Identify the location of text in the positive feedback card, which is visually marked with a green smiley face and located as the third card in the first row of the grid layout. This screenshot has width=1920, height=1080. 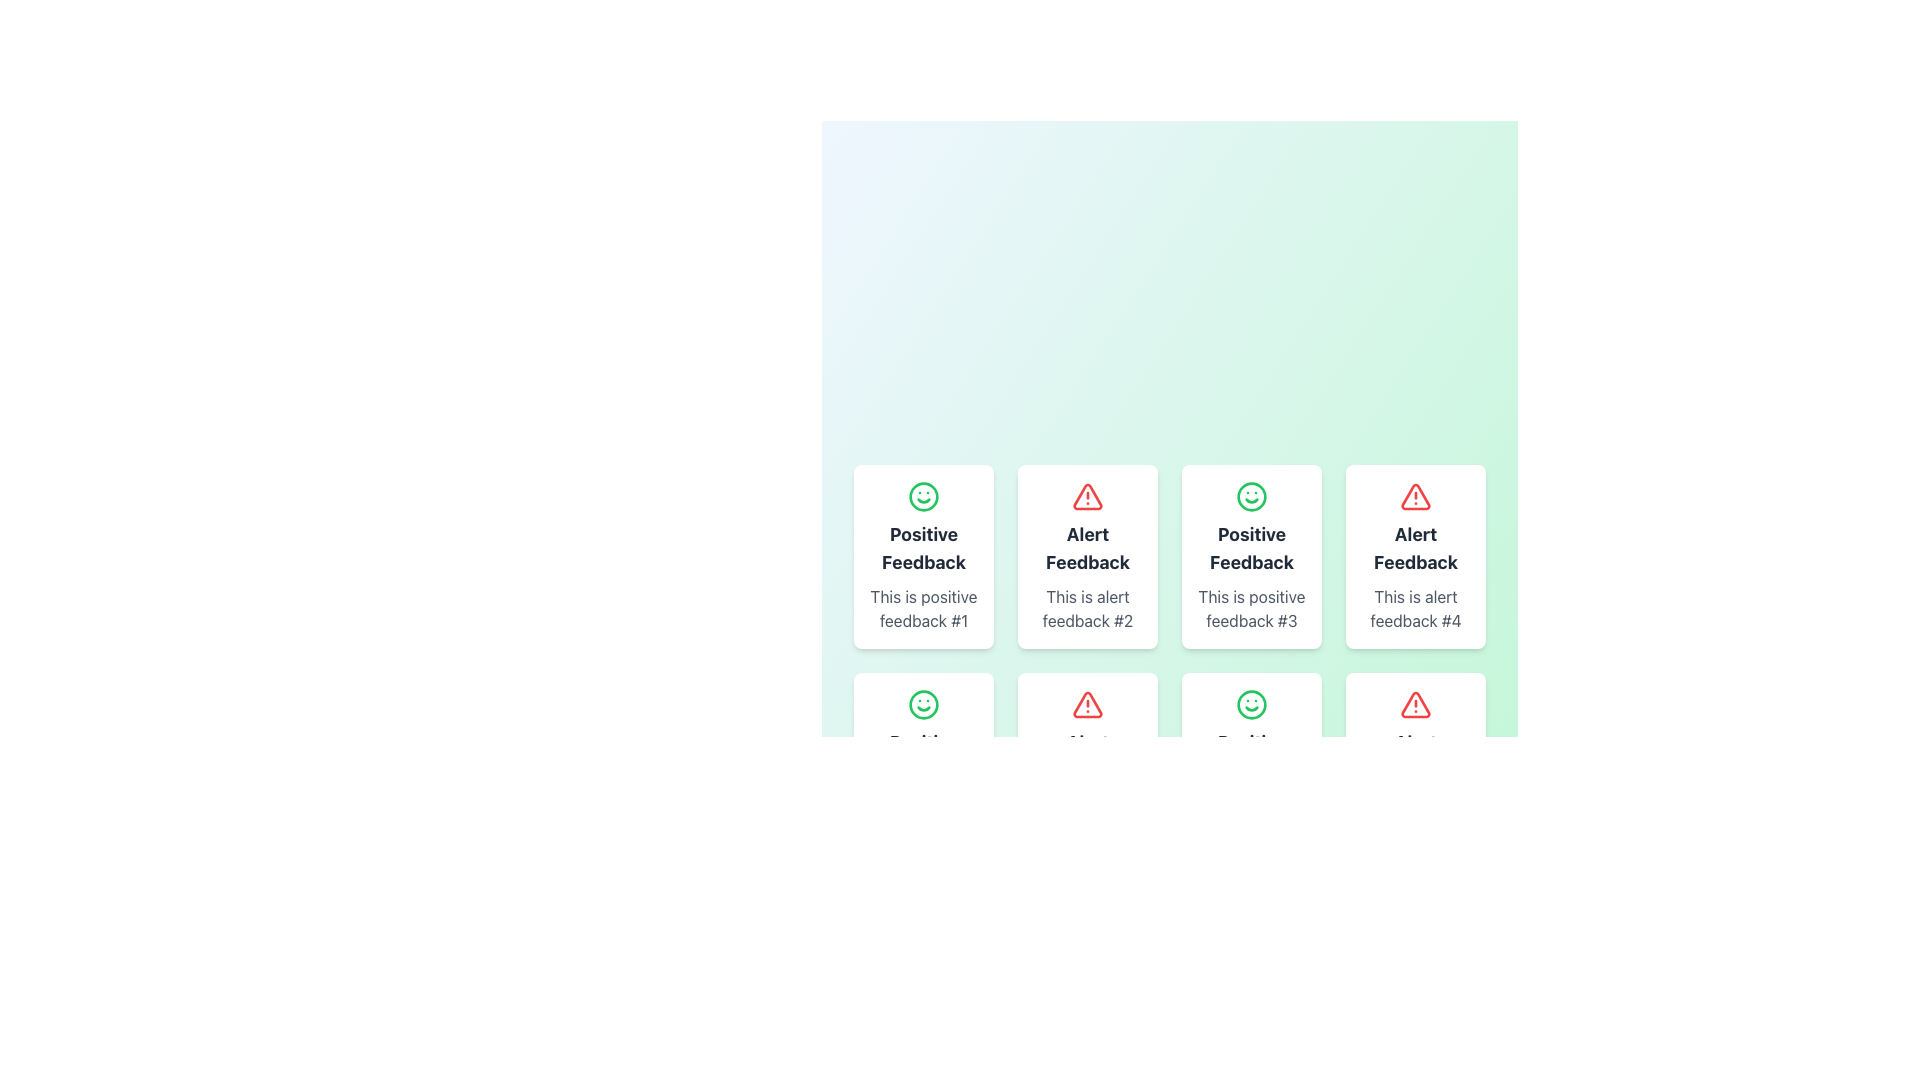
(1251, 556).